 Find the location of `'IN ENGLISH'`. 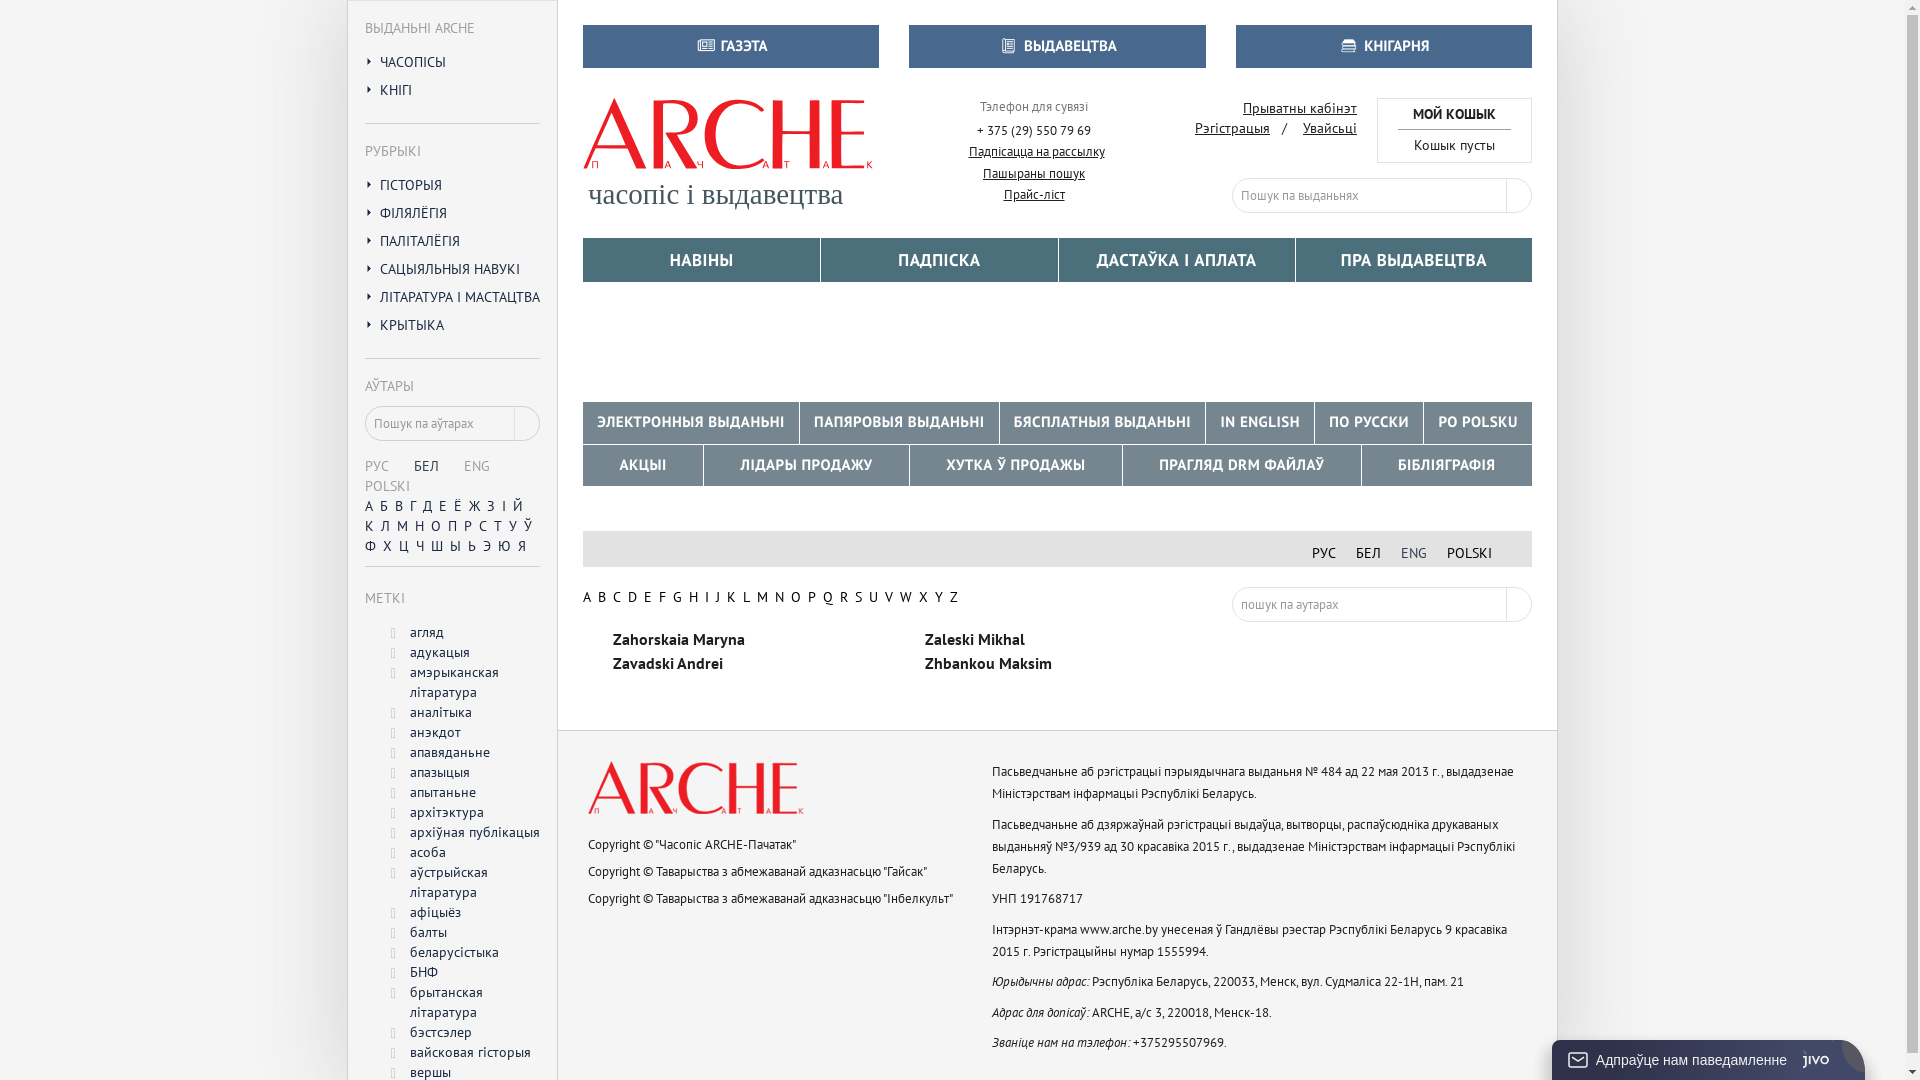

'IN ENGLISH' is located at coordinates (1258, 421).